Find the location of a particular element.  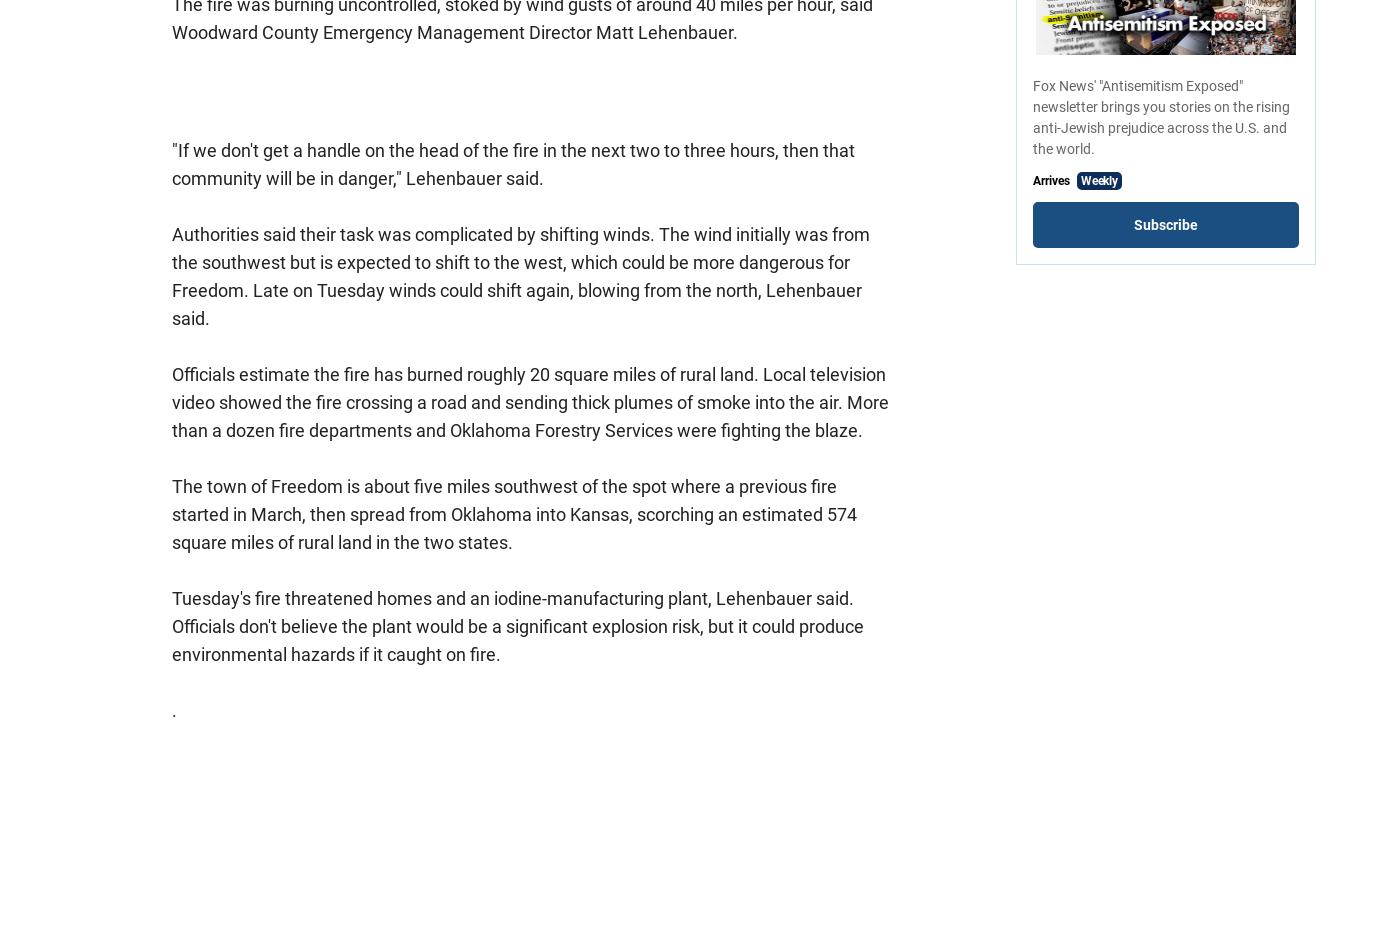

'Subscribe' is located at coordinates (1166, 224).